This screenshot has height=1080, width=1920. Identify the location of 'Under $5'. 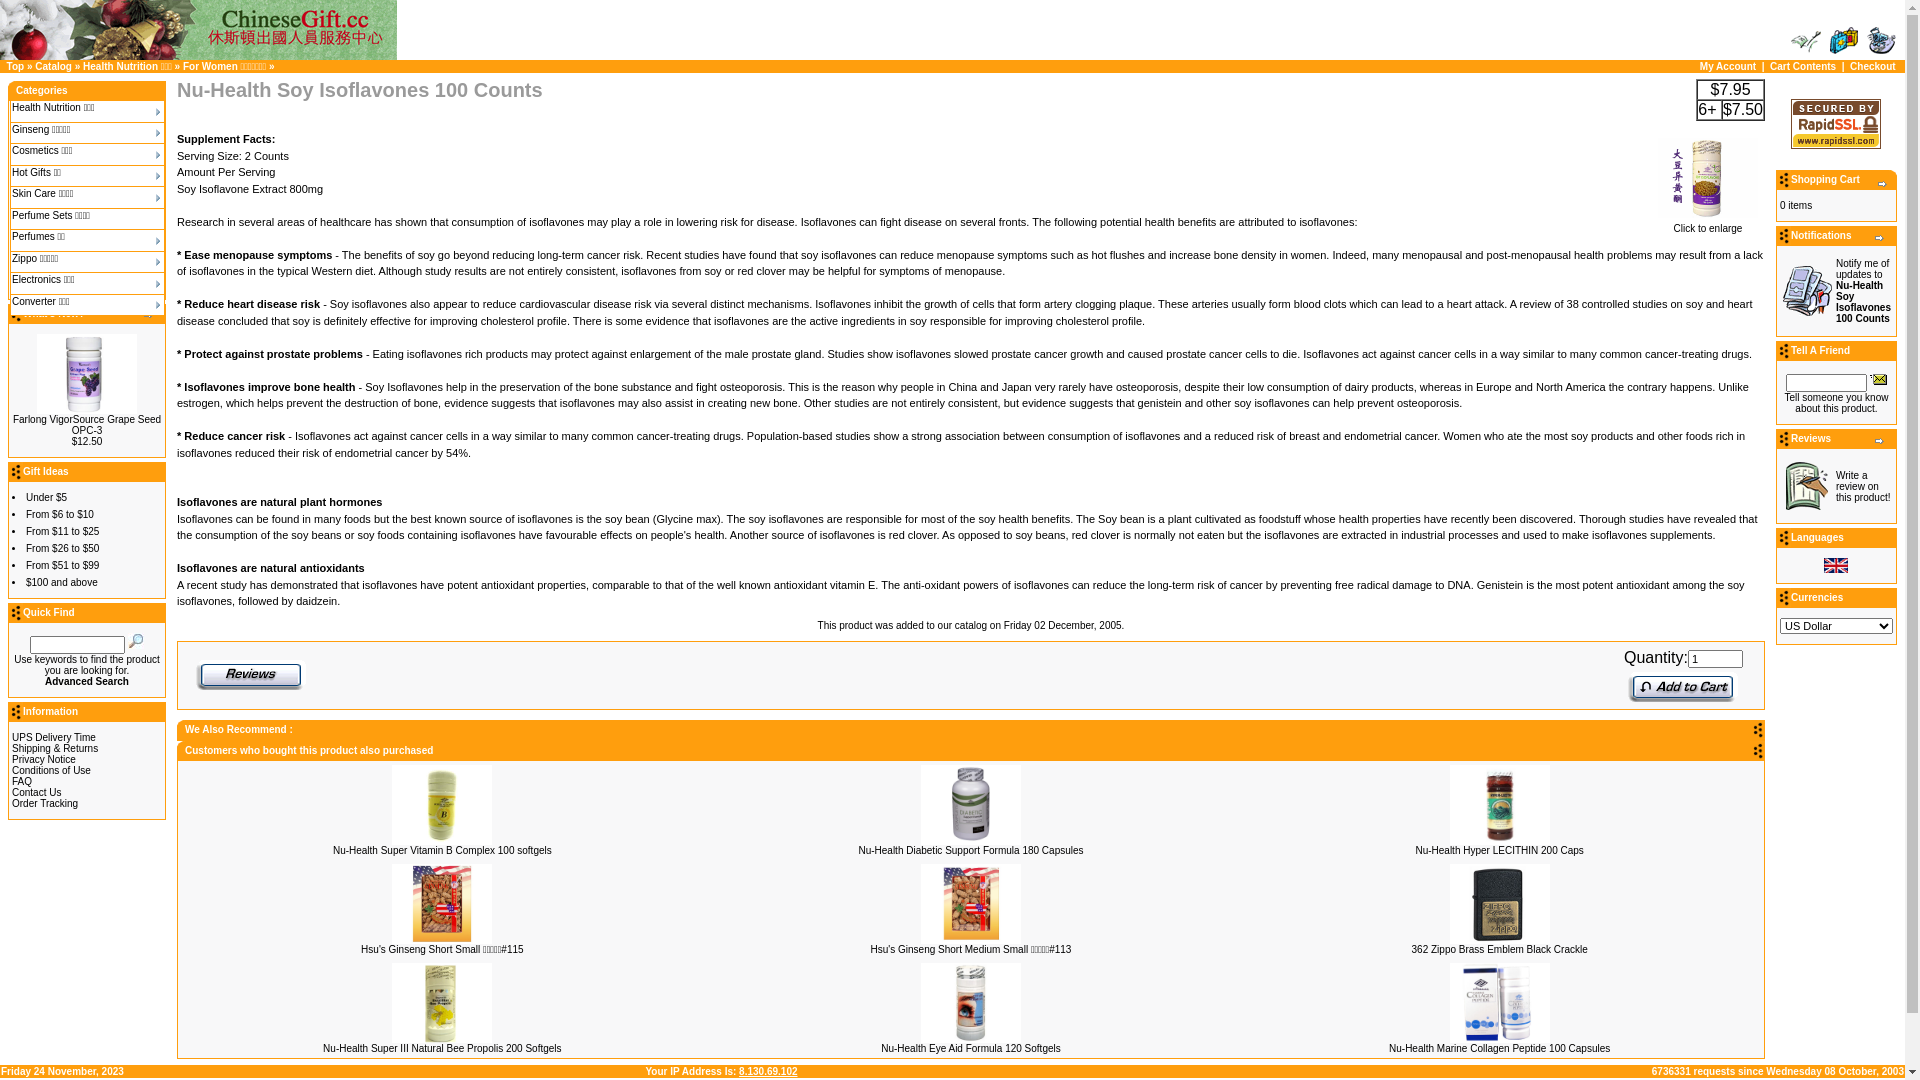
(46, 496).